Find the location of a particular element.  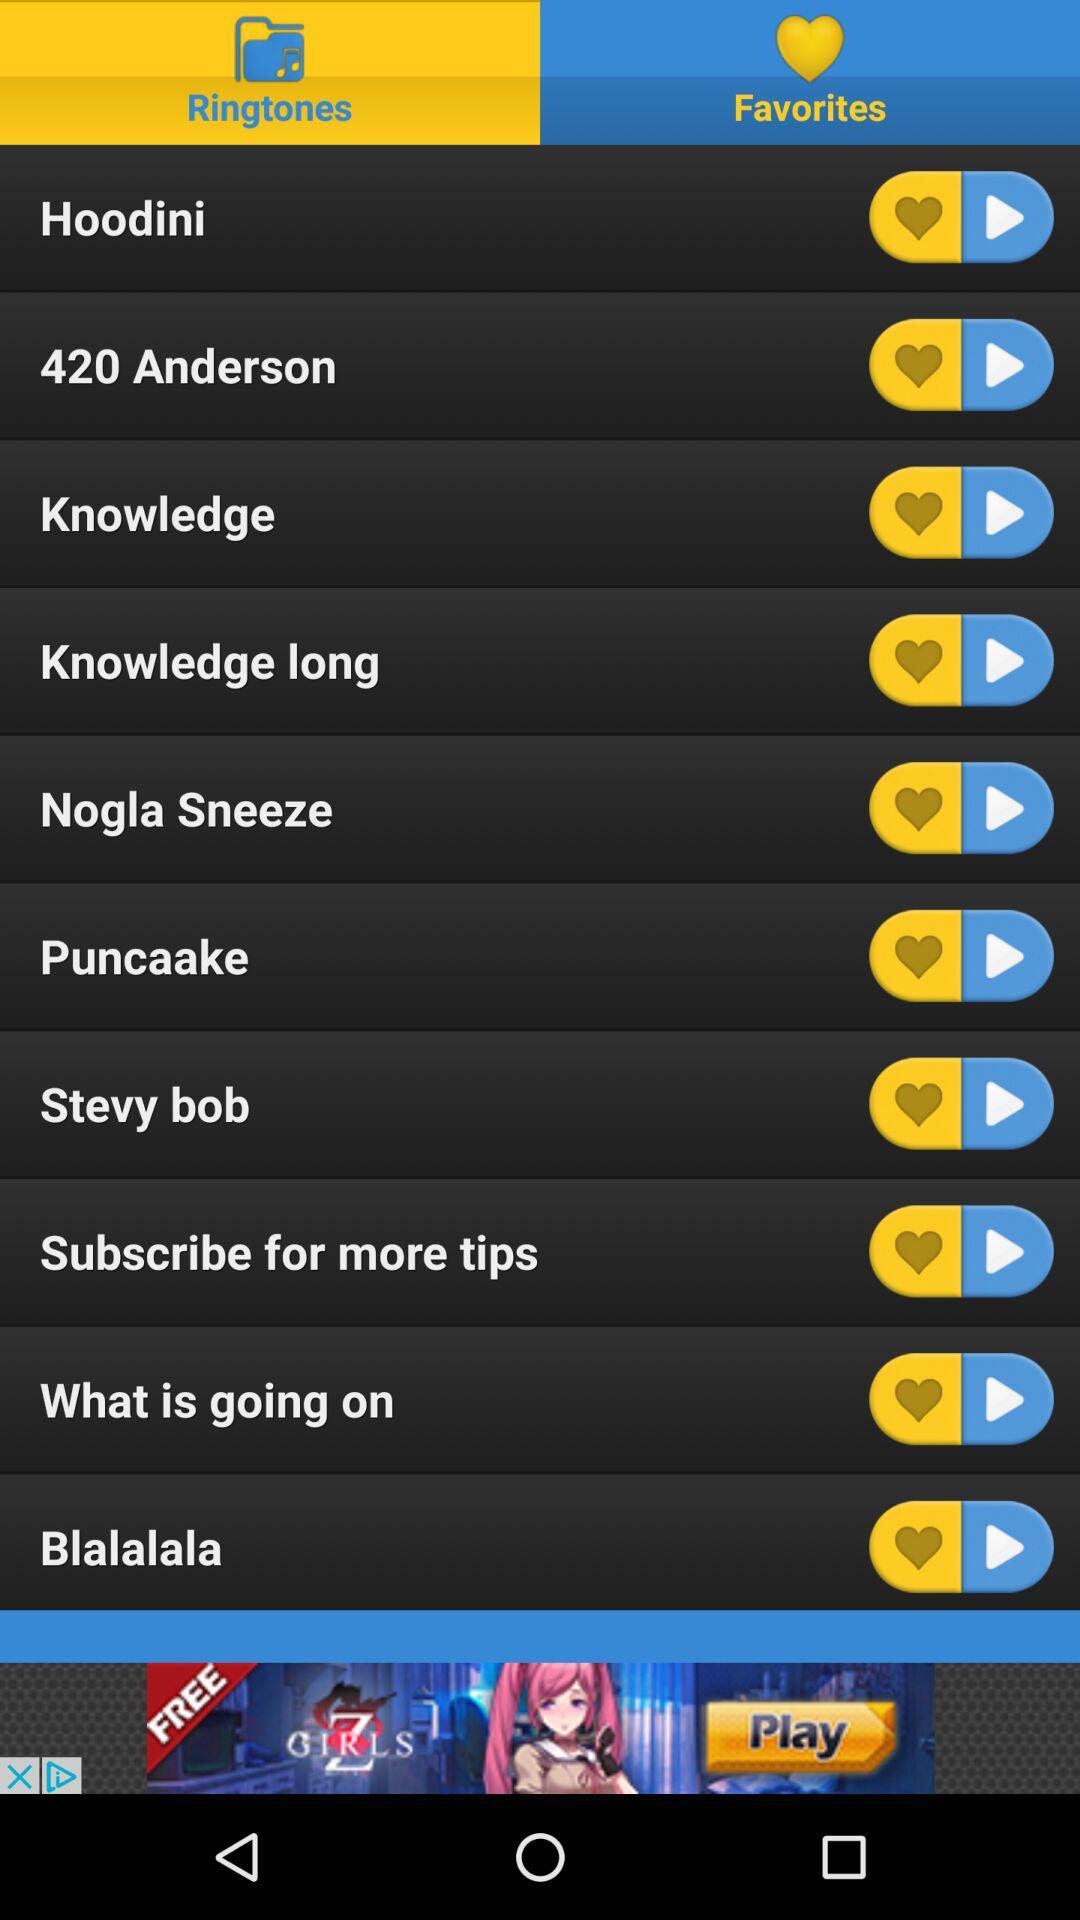

this game free is located at coordinates (540, 1727).